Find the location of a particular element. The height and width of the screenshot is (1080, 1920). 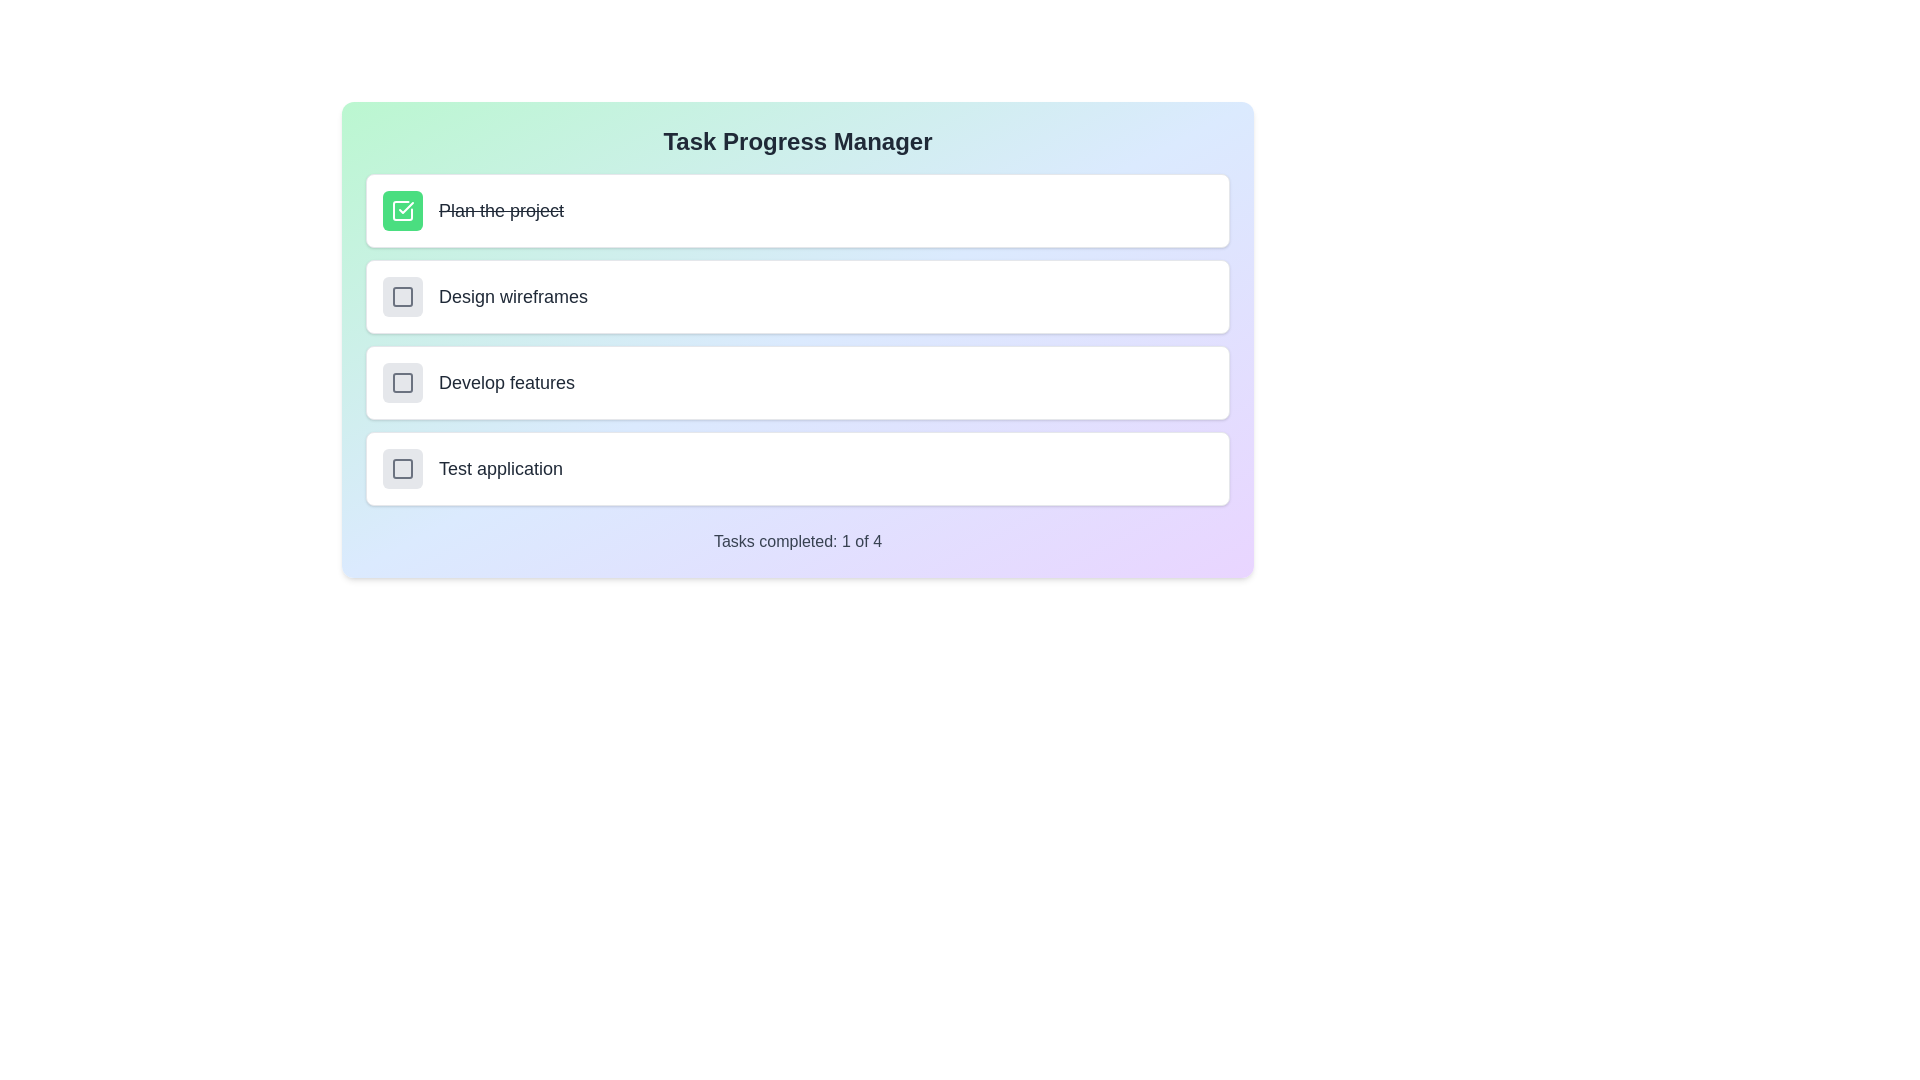

the checkbox in the third list item component labeled 'Develop features' to mark the task as complete is located at coordinates (796, 382).